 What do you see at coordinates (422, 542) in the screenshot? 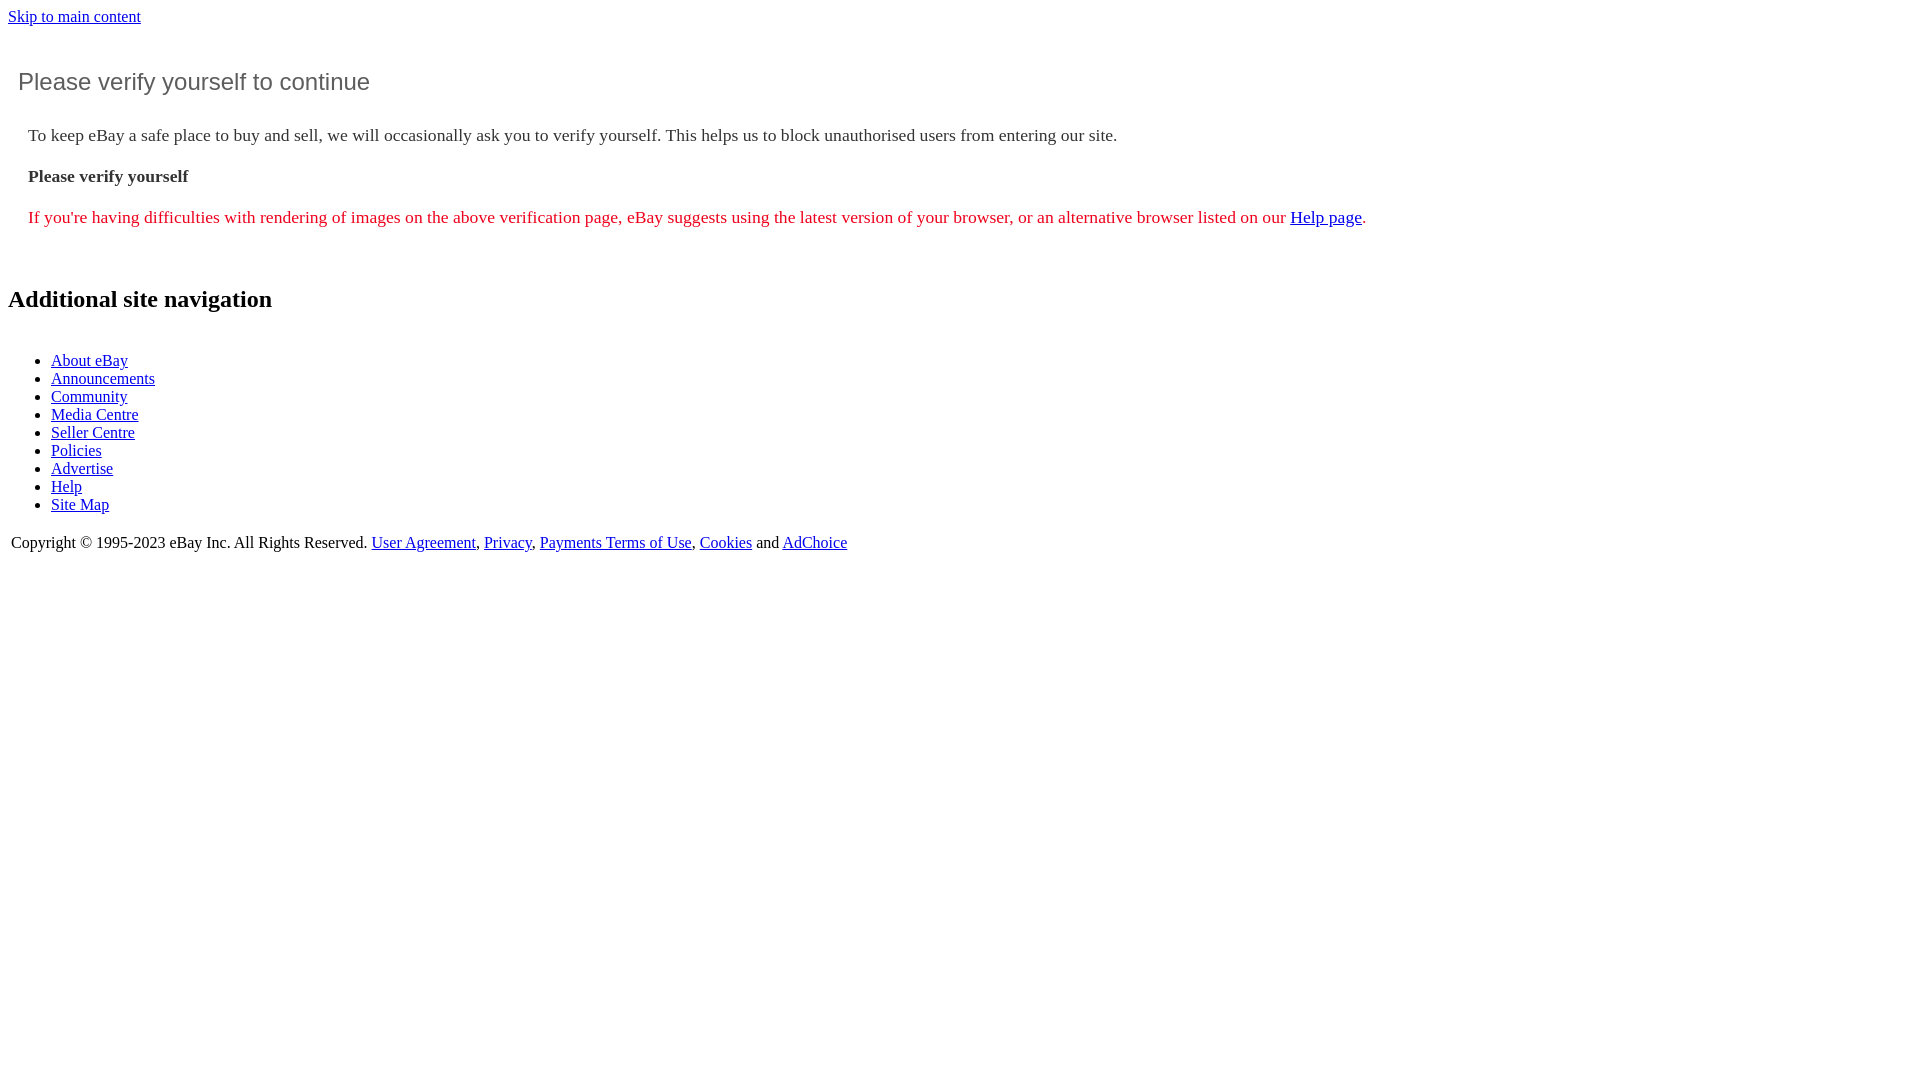
I see `'User Agreement'` at bounding box center [422, 542].